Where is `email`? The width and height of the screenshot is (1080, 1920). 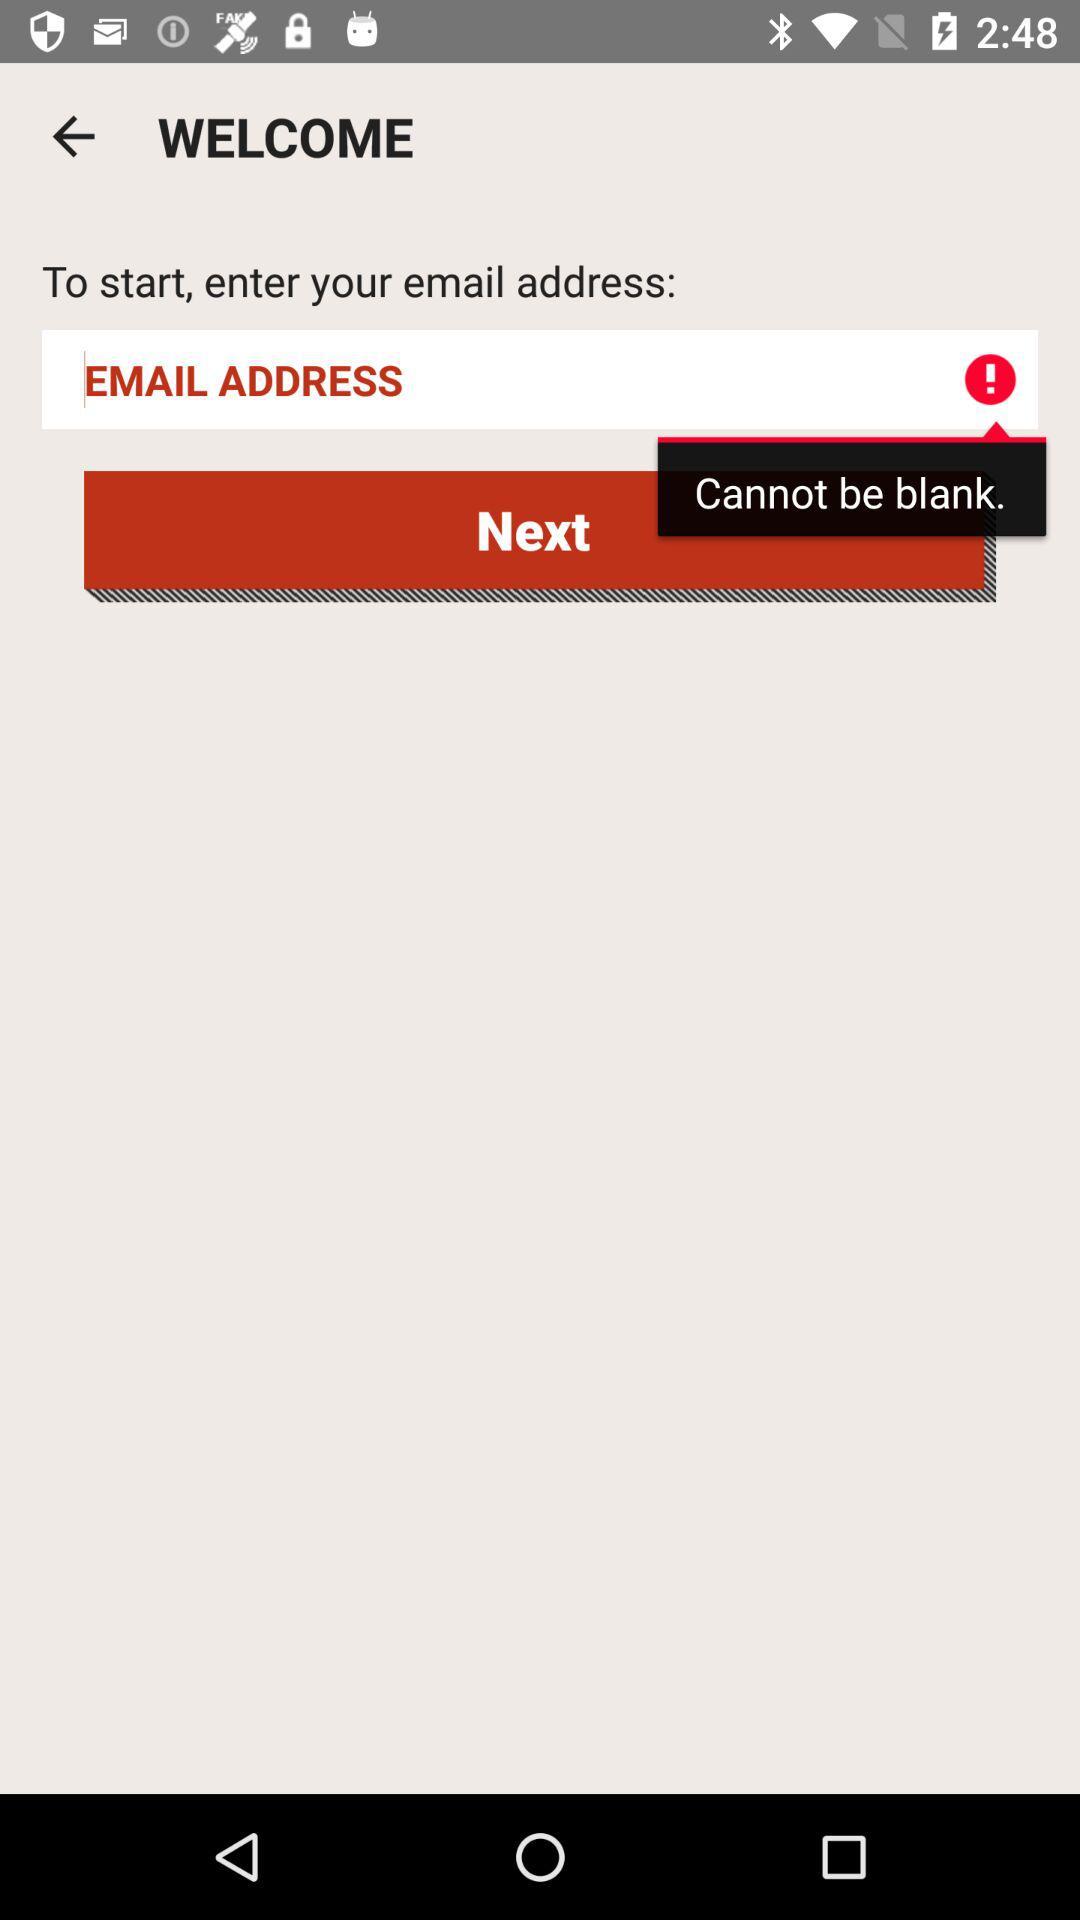
email is located at coordinates (540, 379).